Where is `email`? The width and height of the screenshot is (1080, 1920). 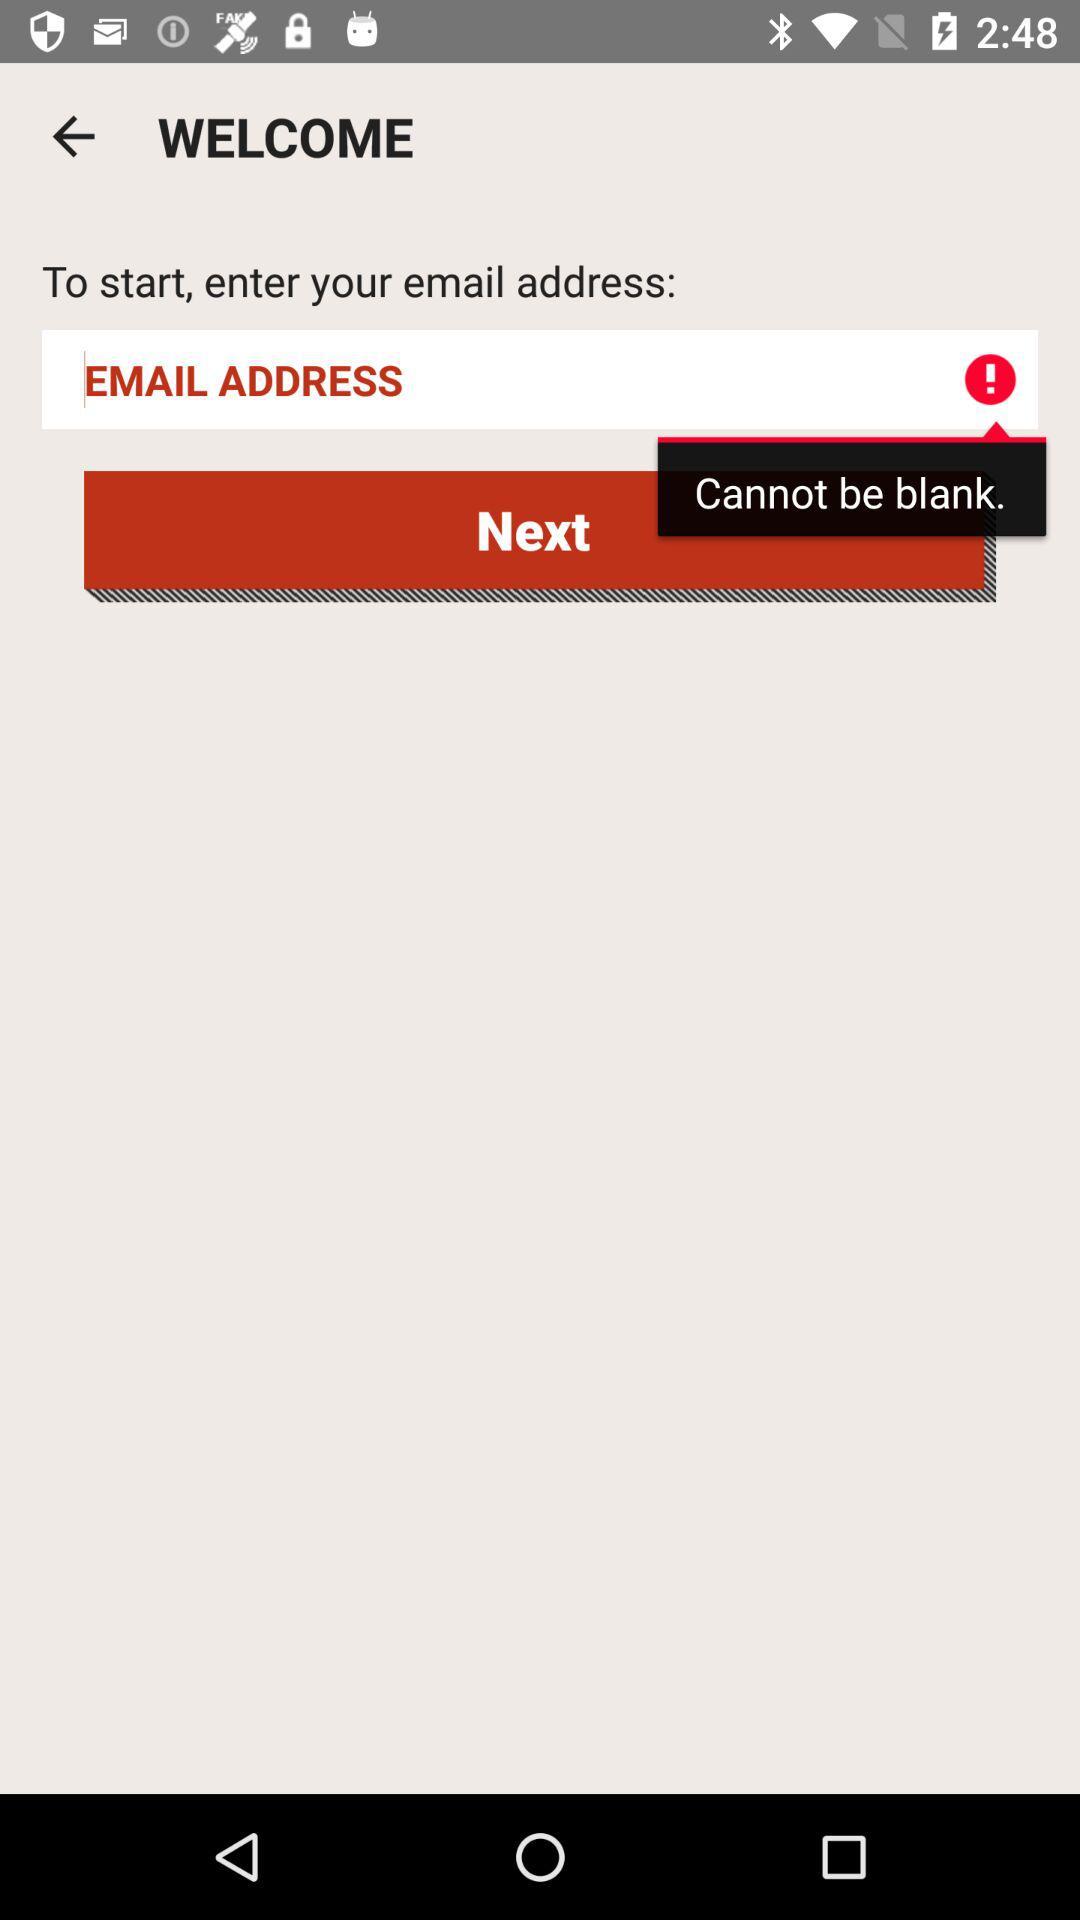
email is located at coordinates (540, 379).